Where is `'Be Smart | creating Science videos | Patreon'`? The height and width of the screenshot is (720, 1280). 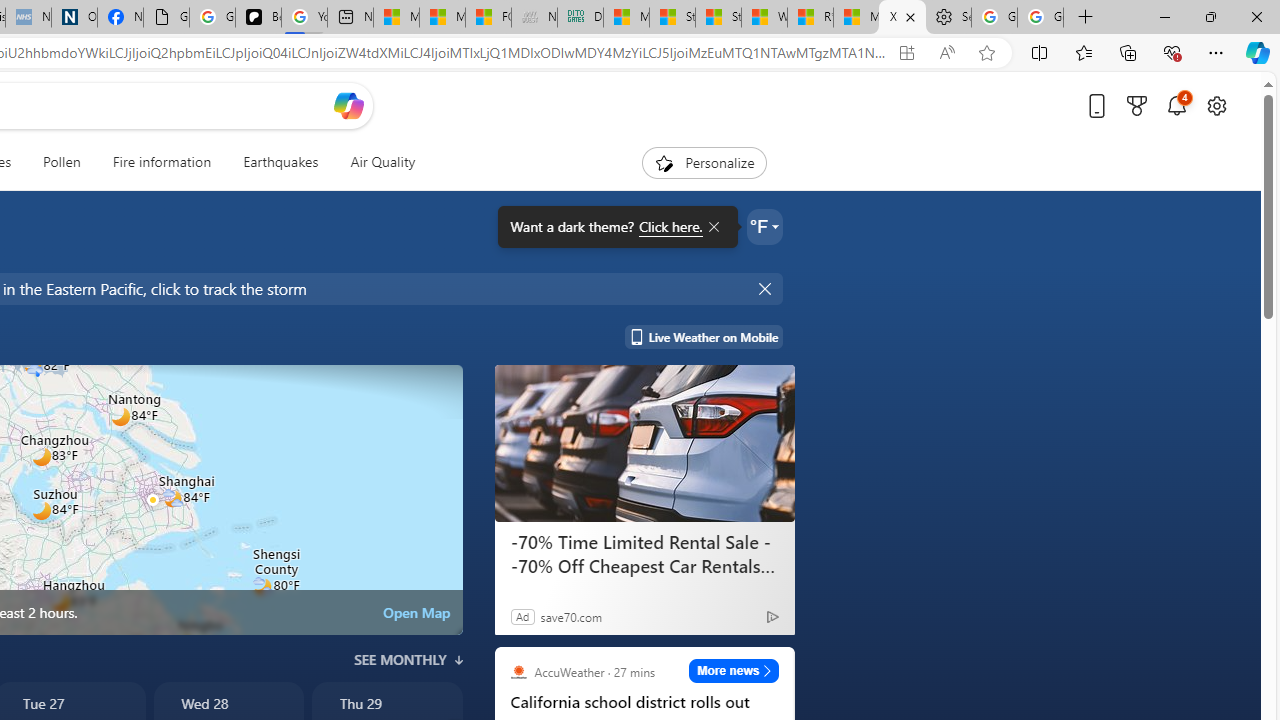
'Be Smart | creating Science videos | Patreon' is located at coordinates (257, 17).